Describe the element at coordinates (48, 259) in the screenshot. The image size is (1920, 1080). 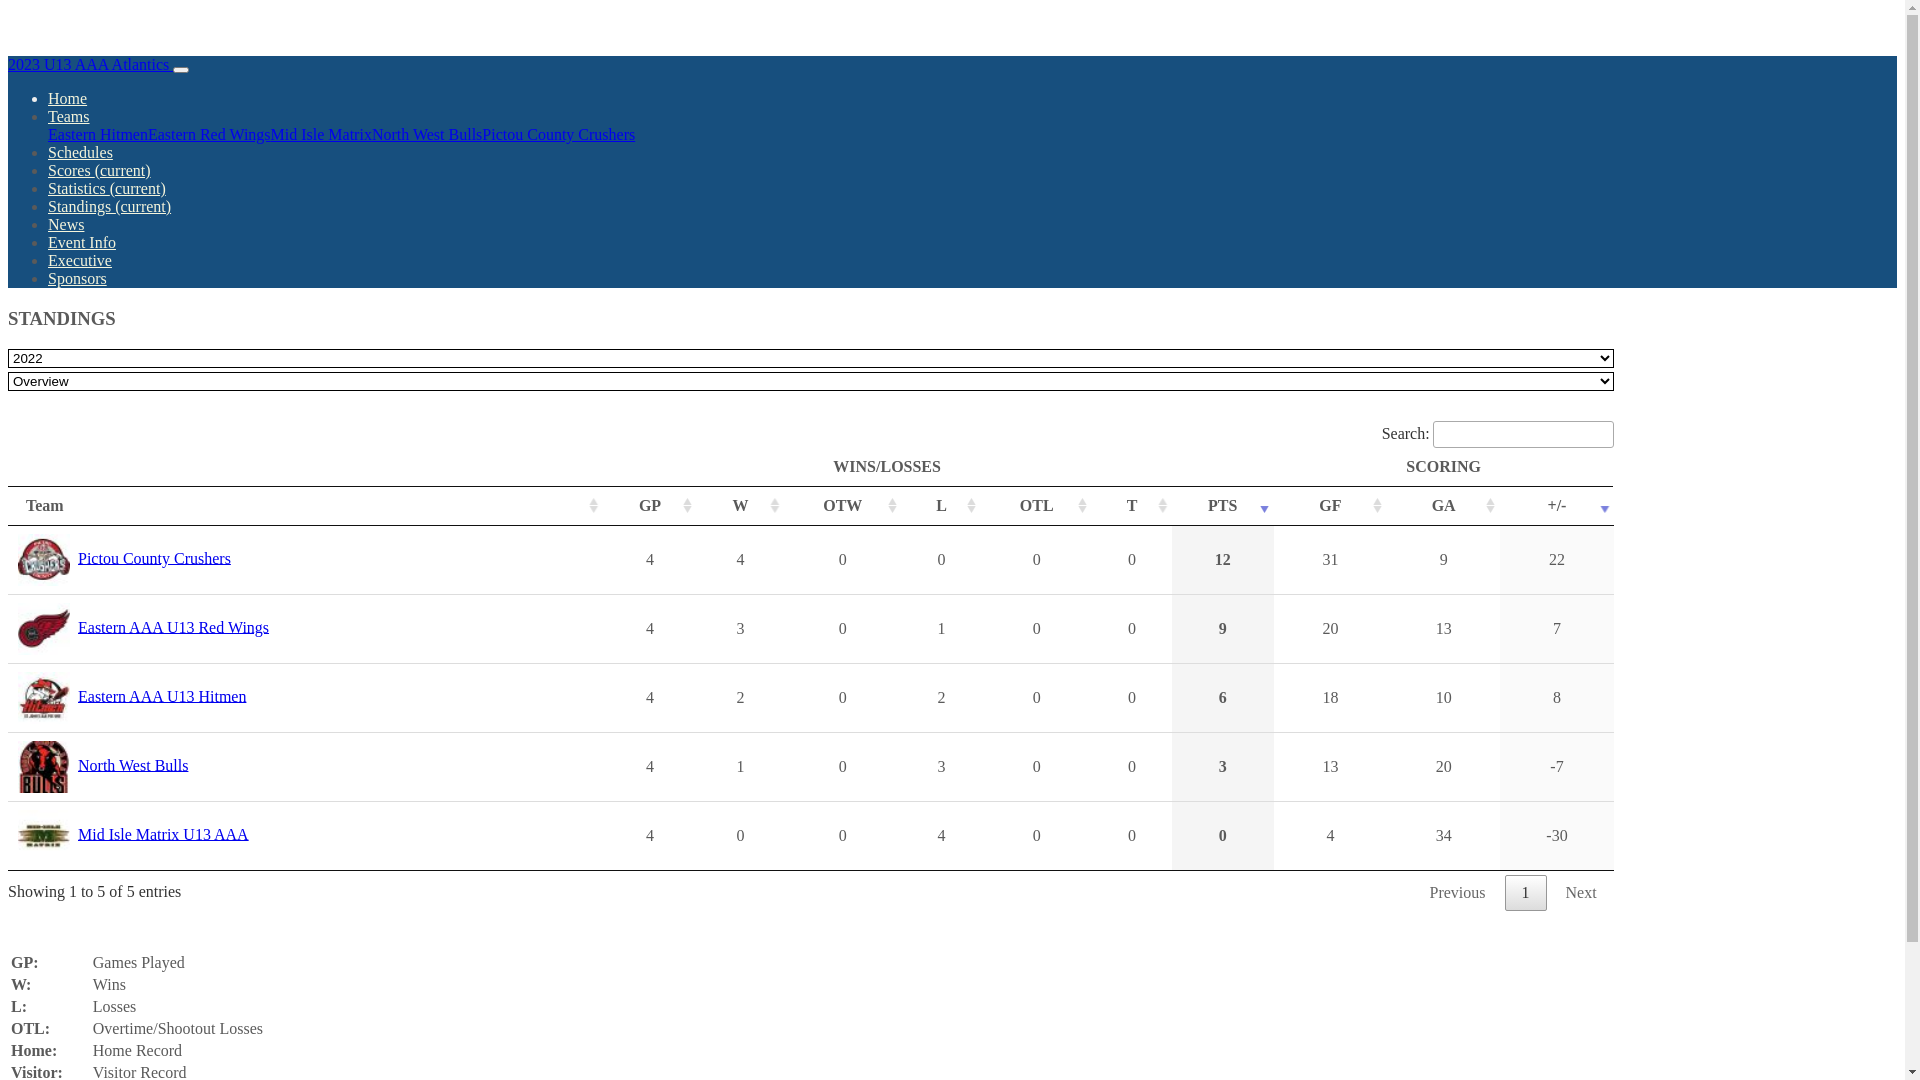
I see `'Executive'` at that location.